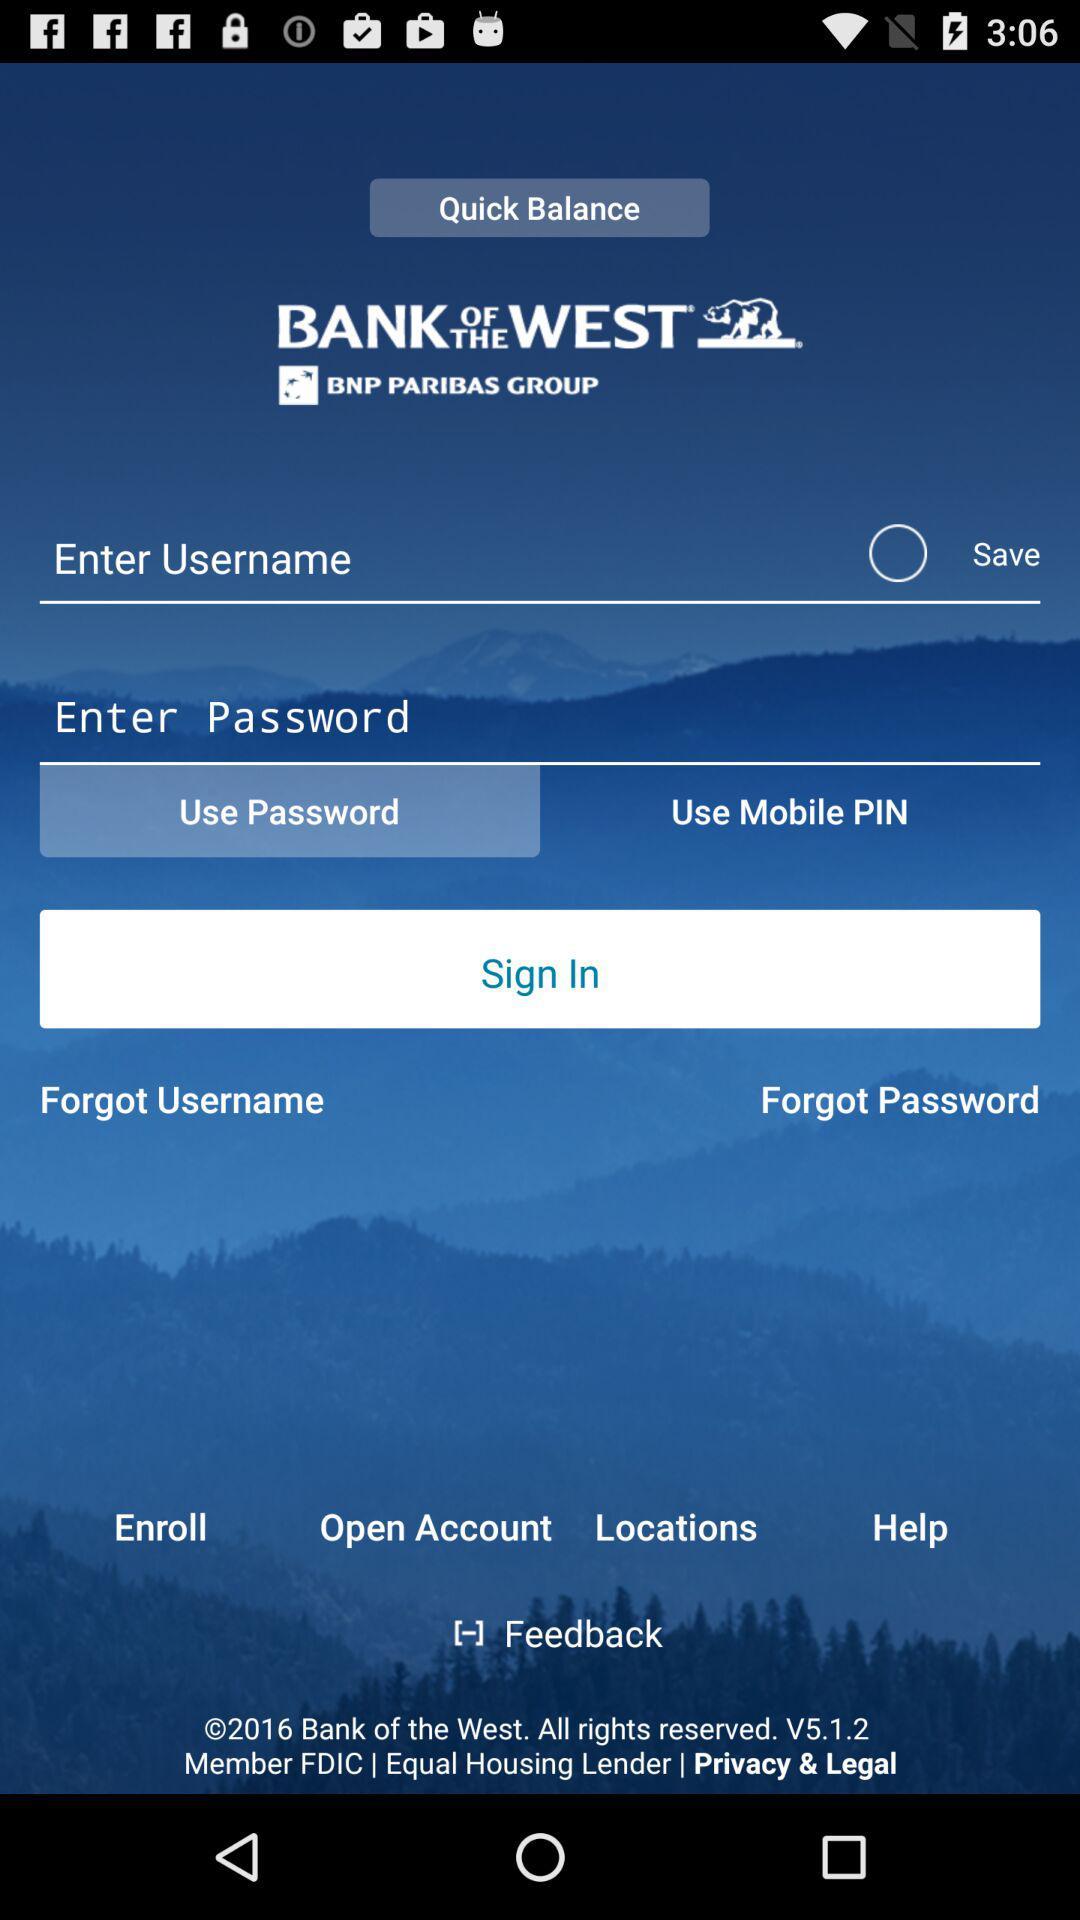 The image size is (1080, 1920). I want to click on icon next to enroll item, so click(434, 1525).